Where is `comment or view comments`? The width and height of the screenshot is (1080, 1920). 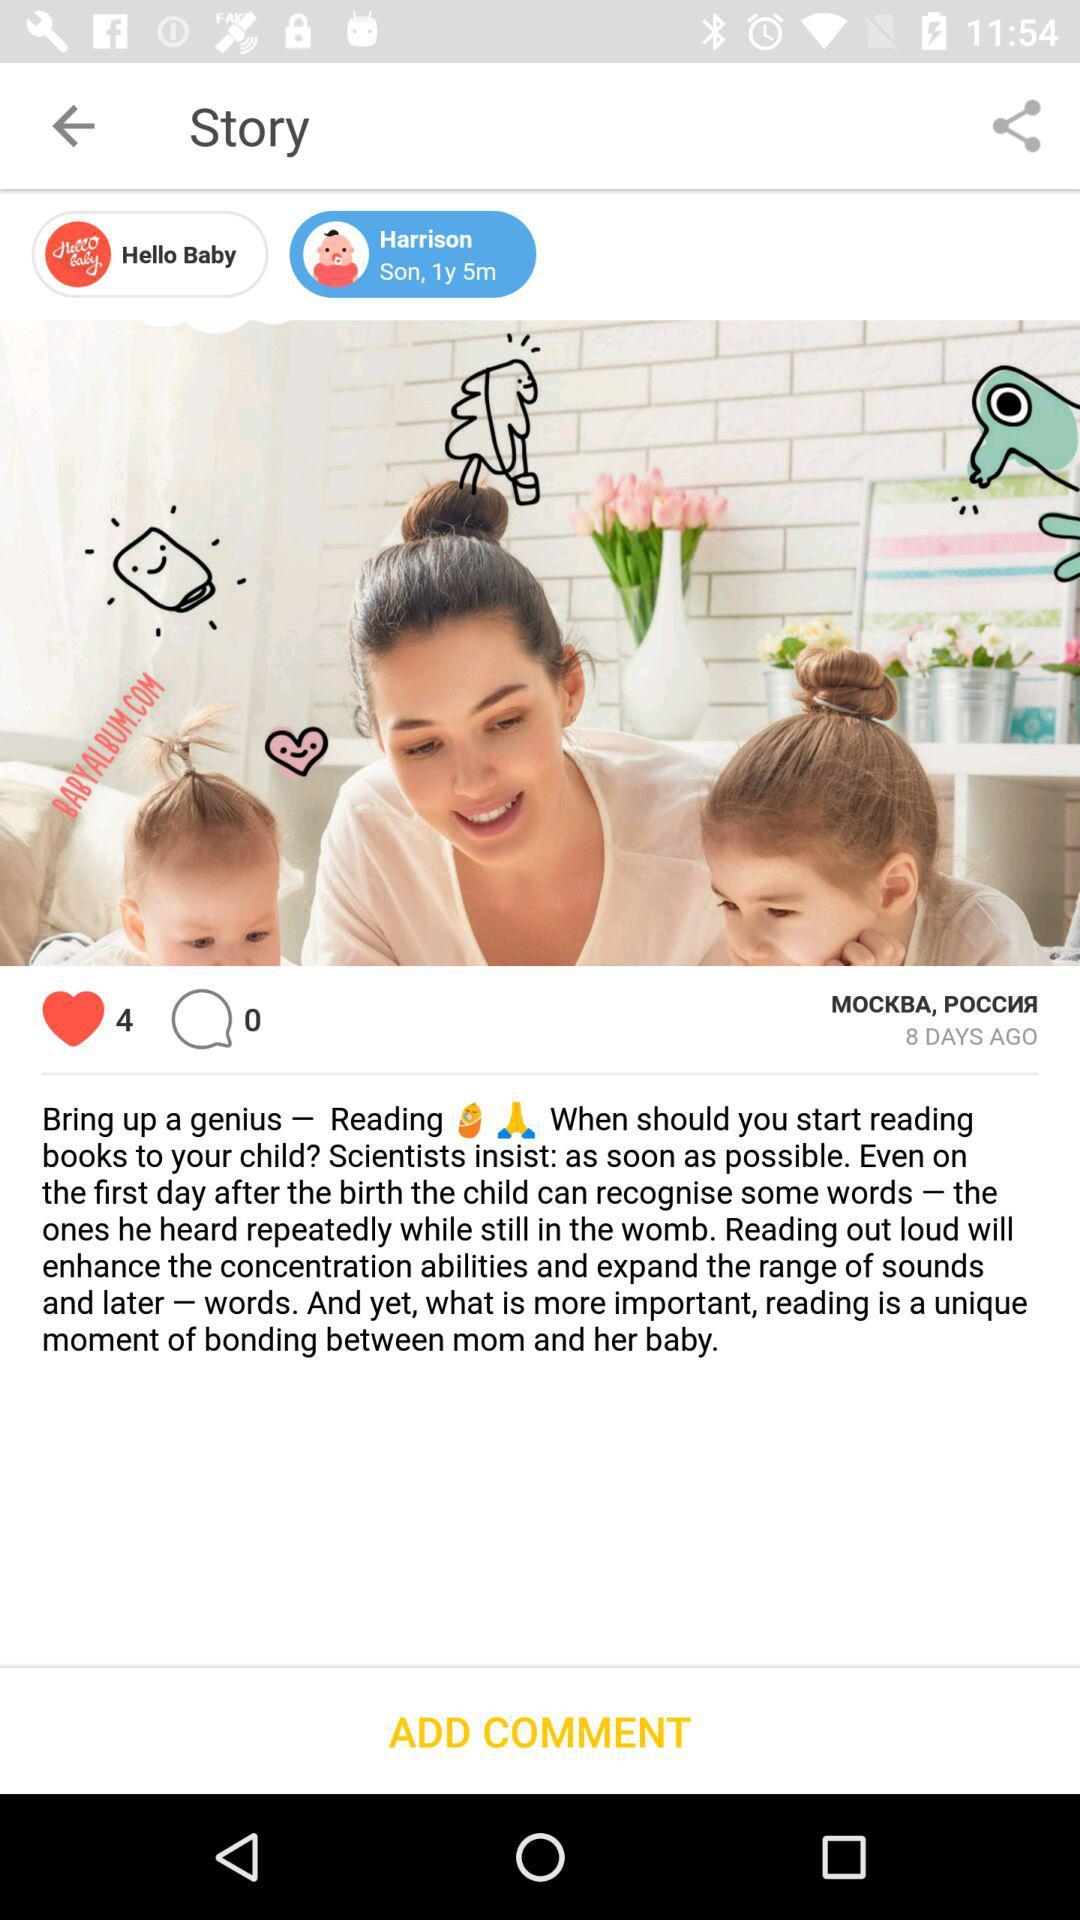
comment or view comments is located at coordinates (201, 1019).